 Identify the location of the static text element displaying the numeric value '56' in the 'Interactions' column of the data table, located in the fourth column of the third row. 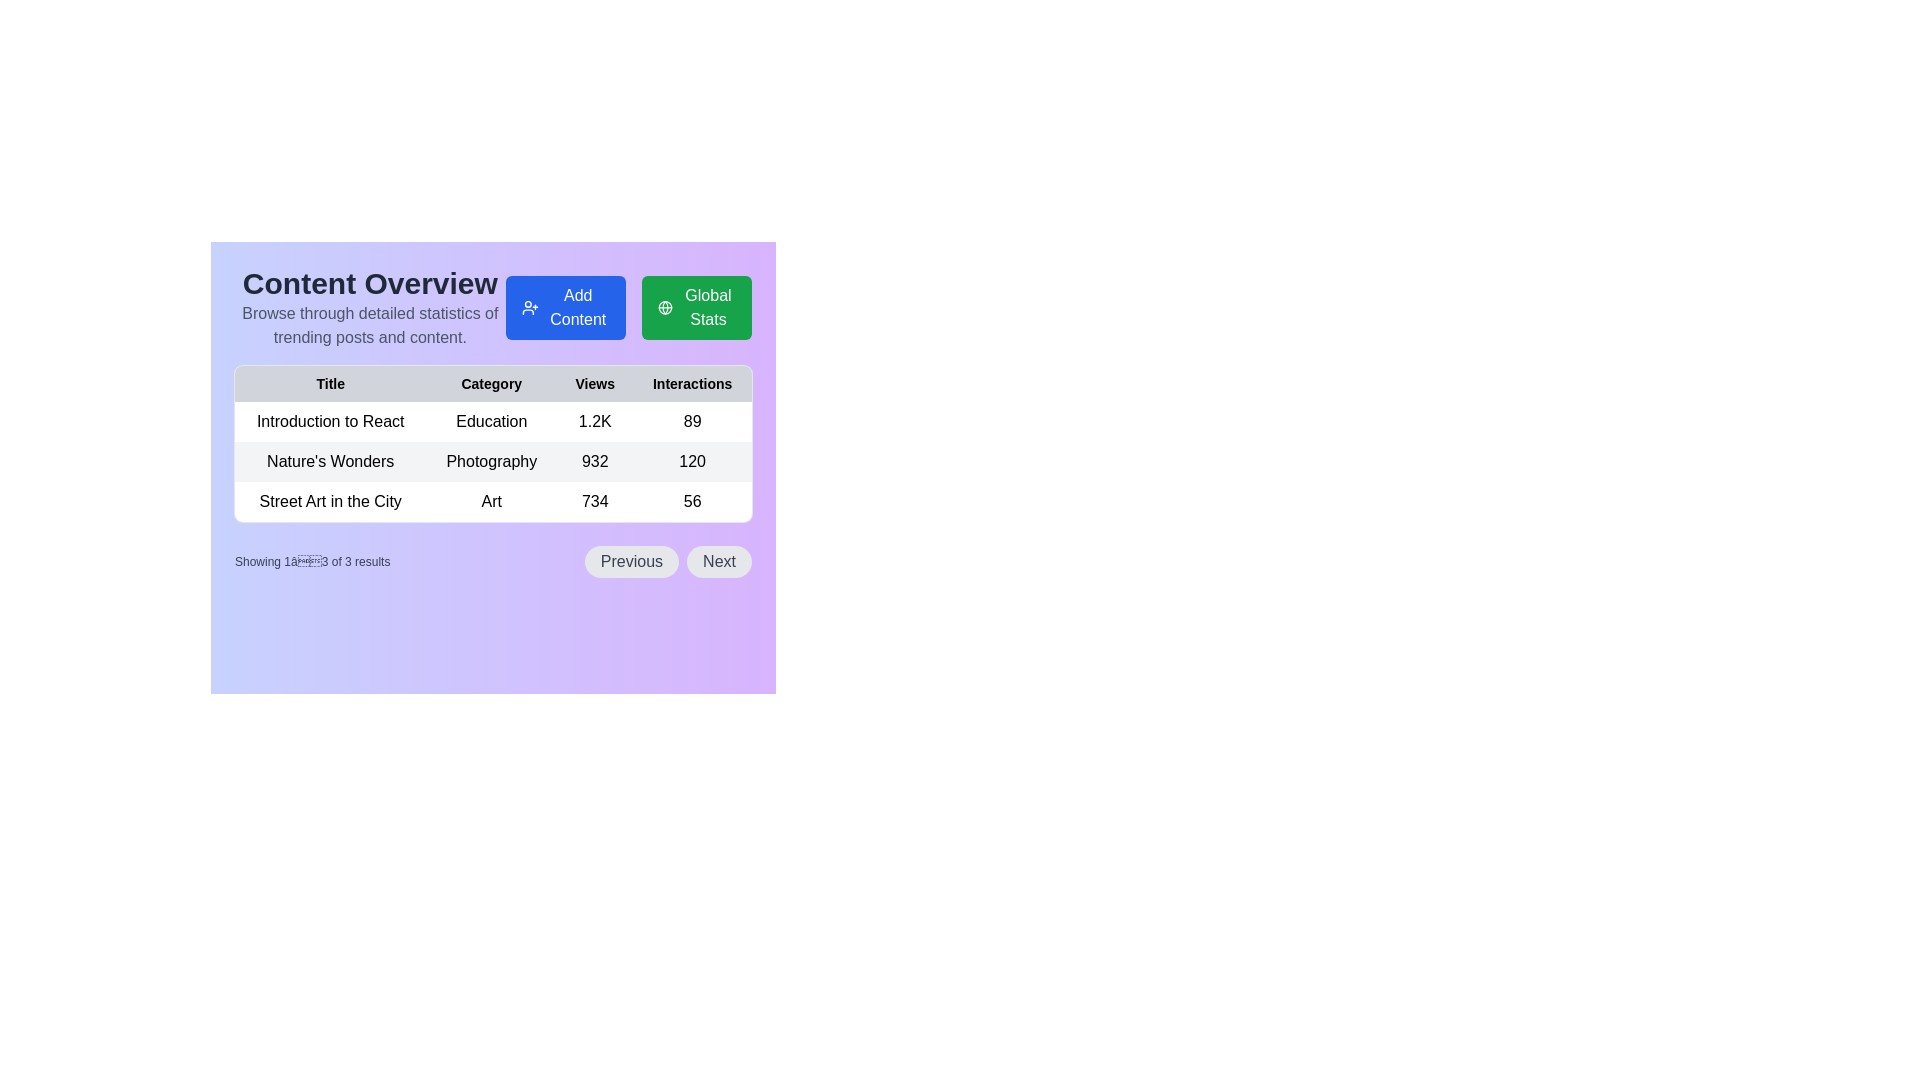
(692, 500).